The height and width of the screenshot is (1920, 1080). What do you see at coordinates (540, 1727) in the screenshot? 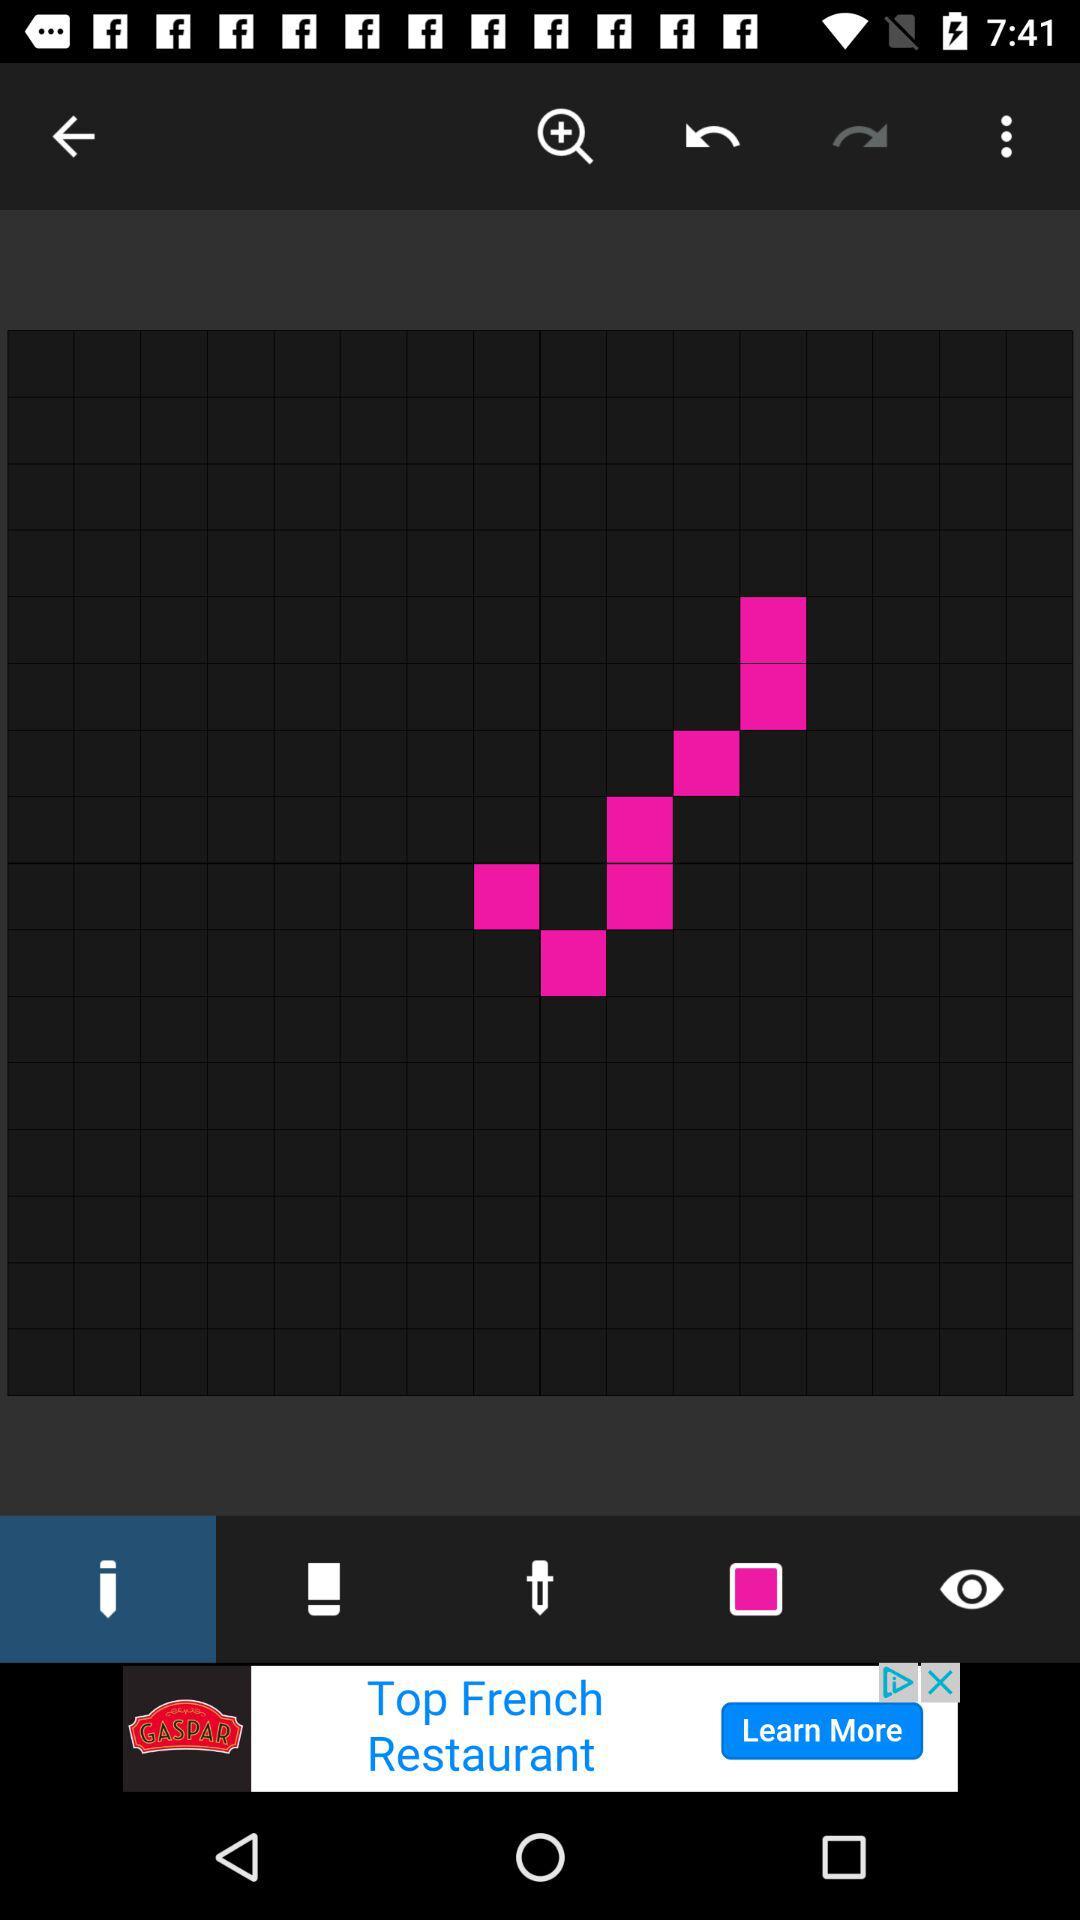
I see `the advertisement page` at bounding box center [540, 1727].